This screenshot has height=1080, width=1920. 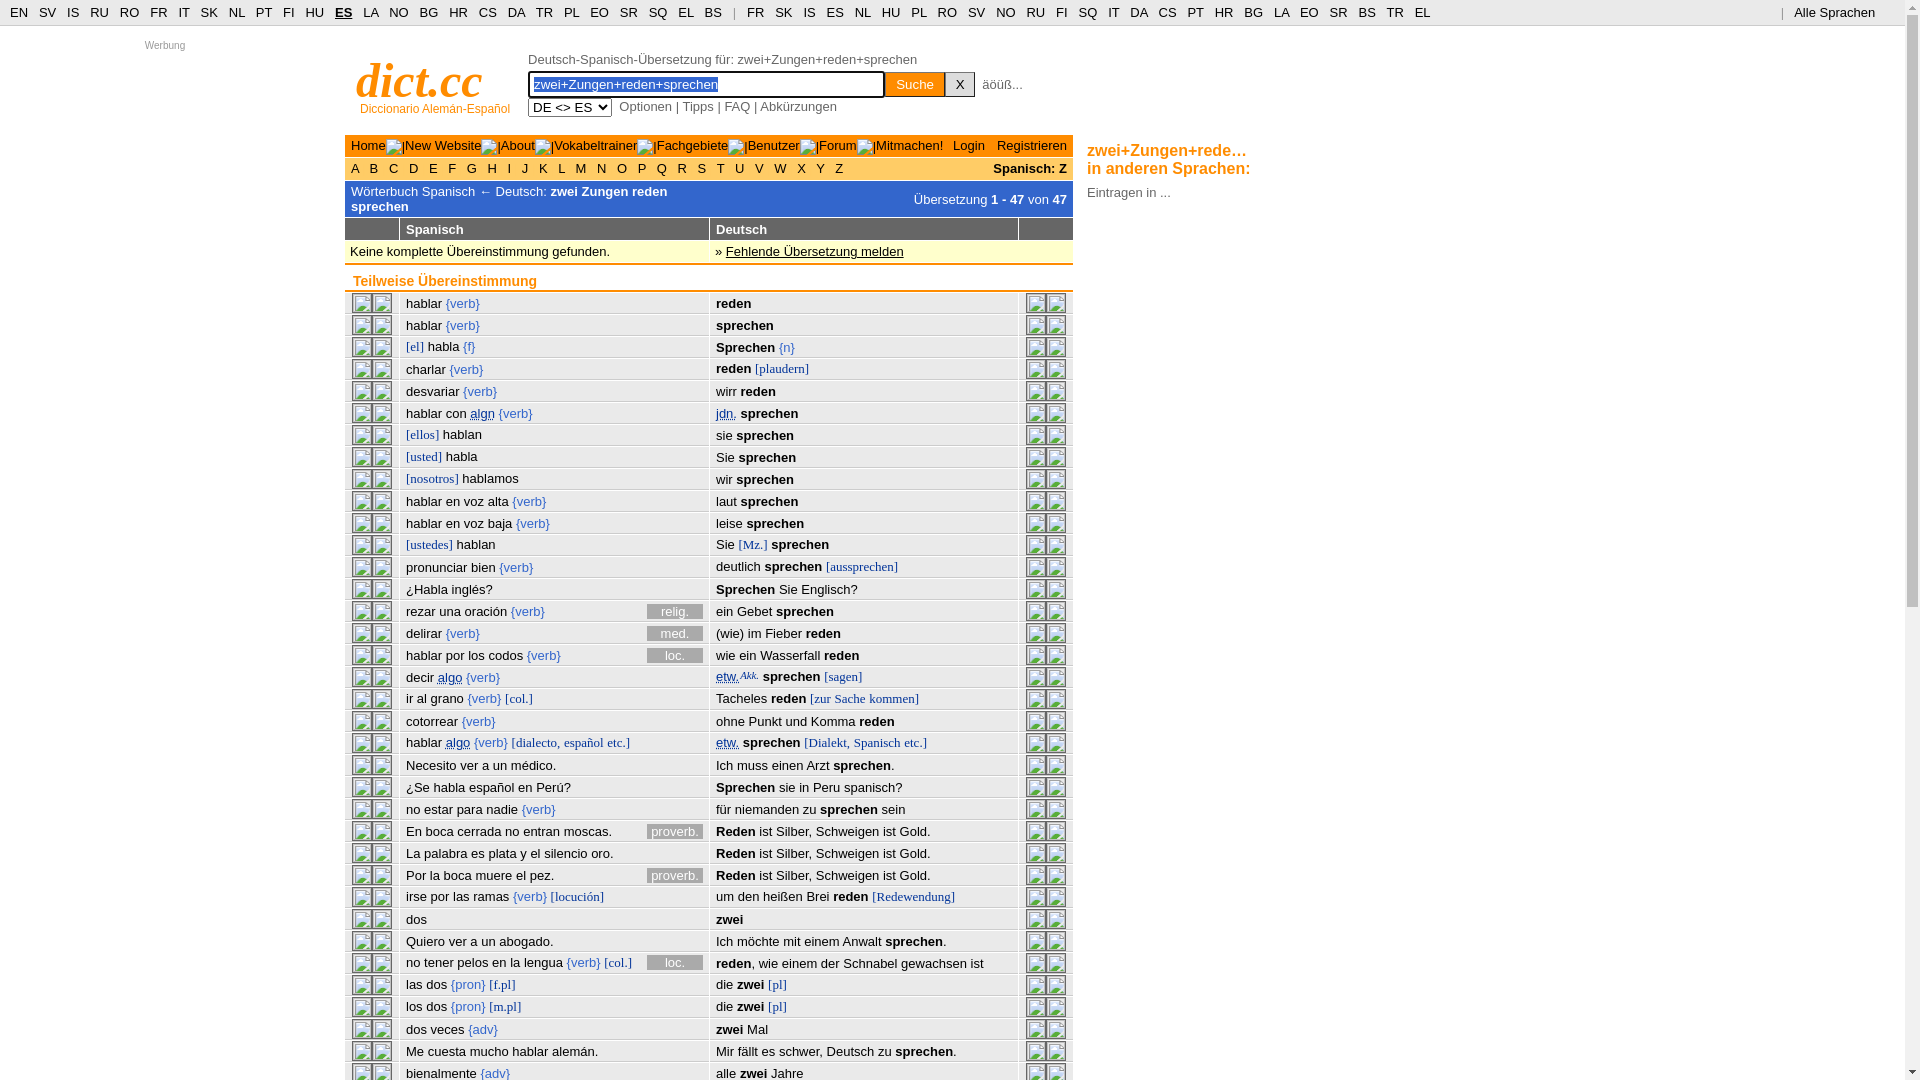 I want to click on 'zu', so click(x=883, y=1050).